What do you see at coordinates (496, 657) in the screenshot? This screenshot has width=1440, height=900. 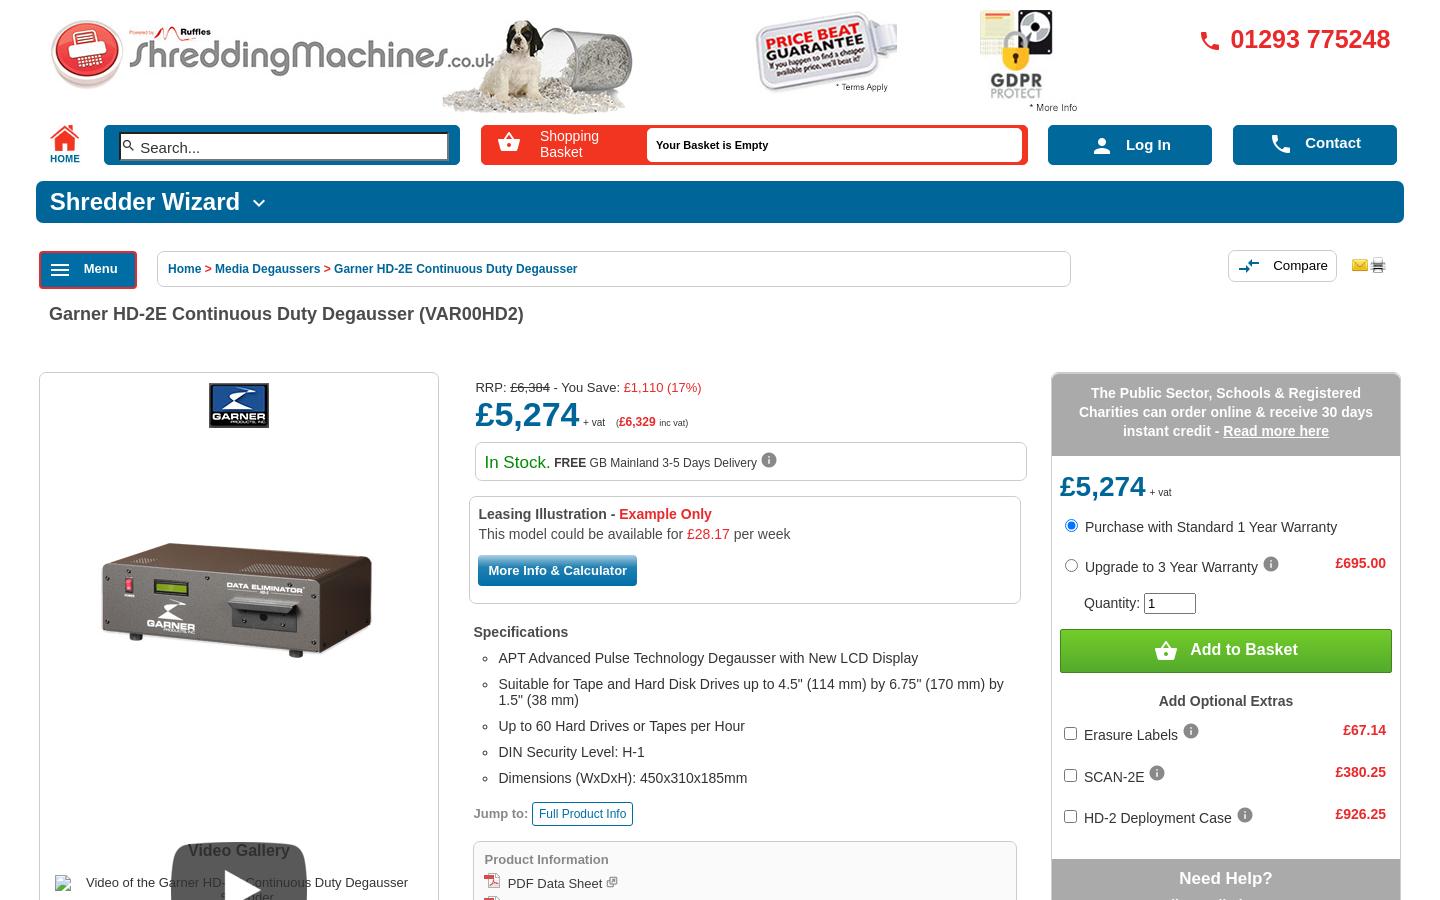 I see `'APT Advanced Pulse Technology Degausser with New LCD Display'` at bounding box center [496, 657].